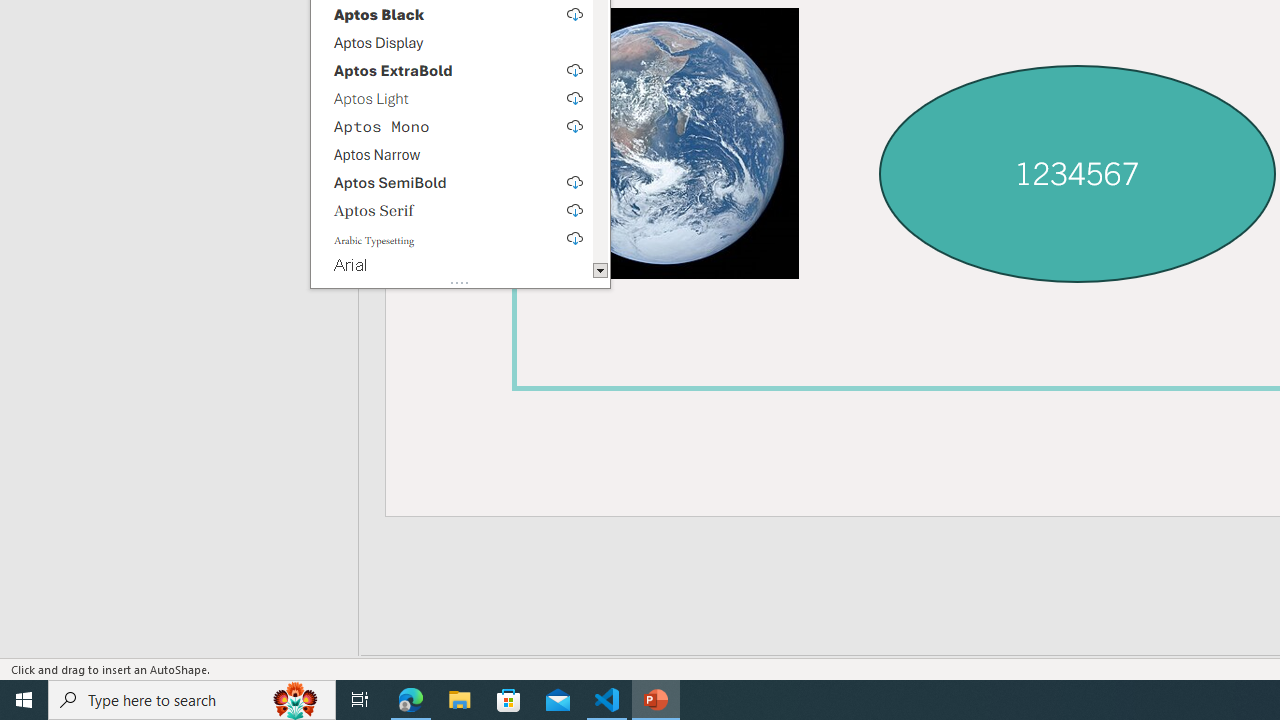  I want to click on 'Aptos Black, select to download', so click(450, 14).